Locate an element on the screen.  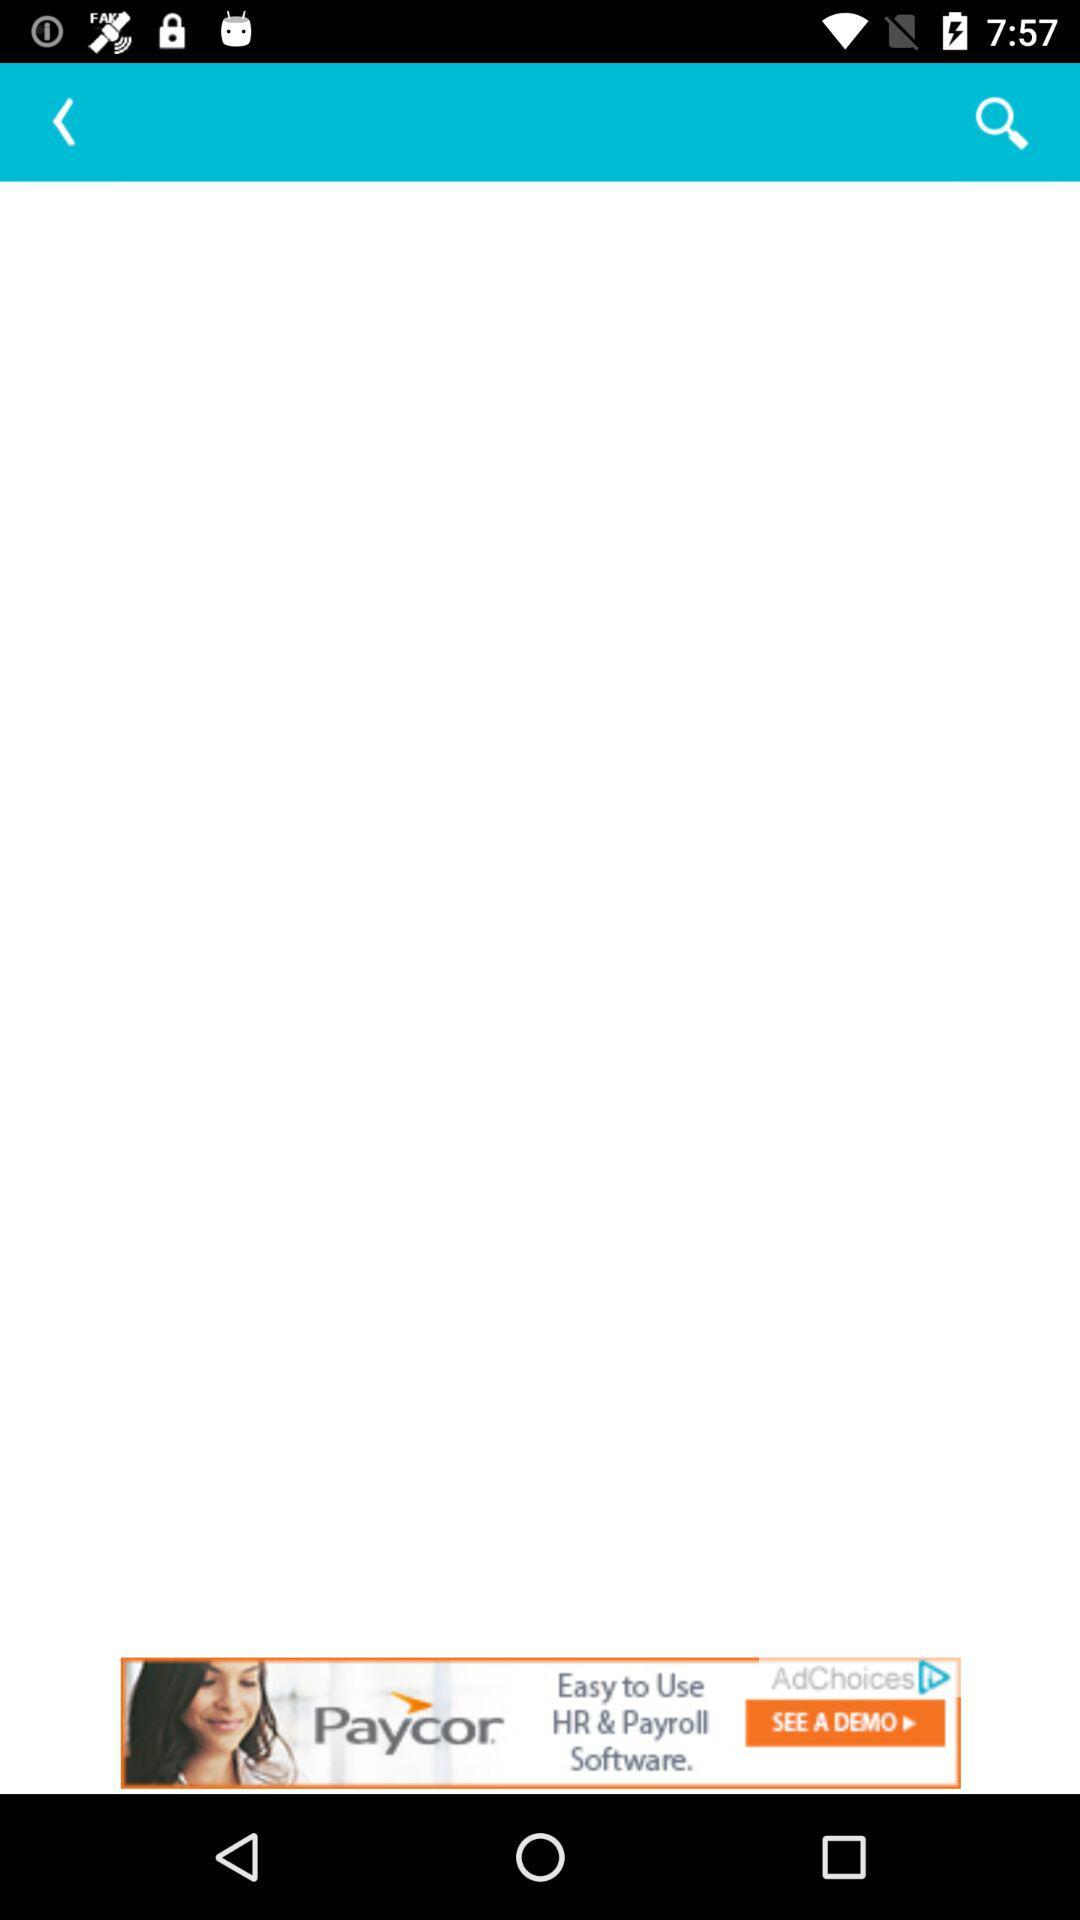
the option is located at coordinates (540, 1722).